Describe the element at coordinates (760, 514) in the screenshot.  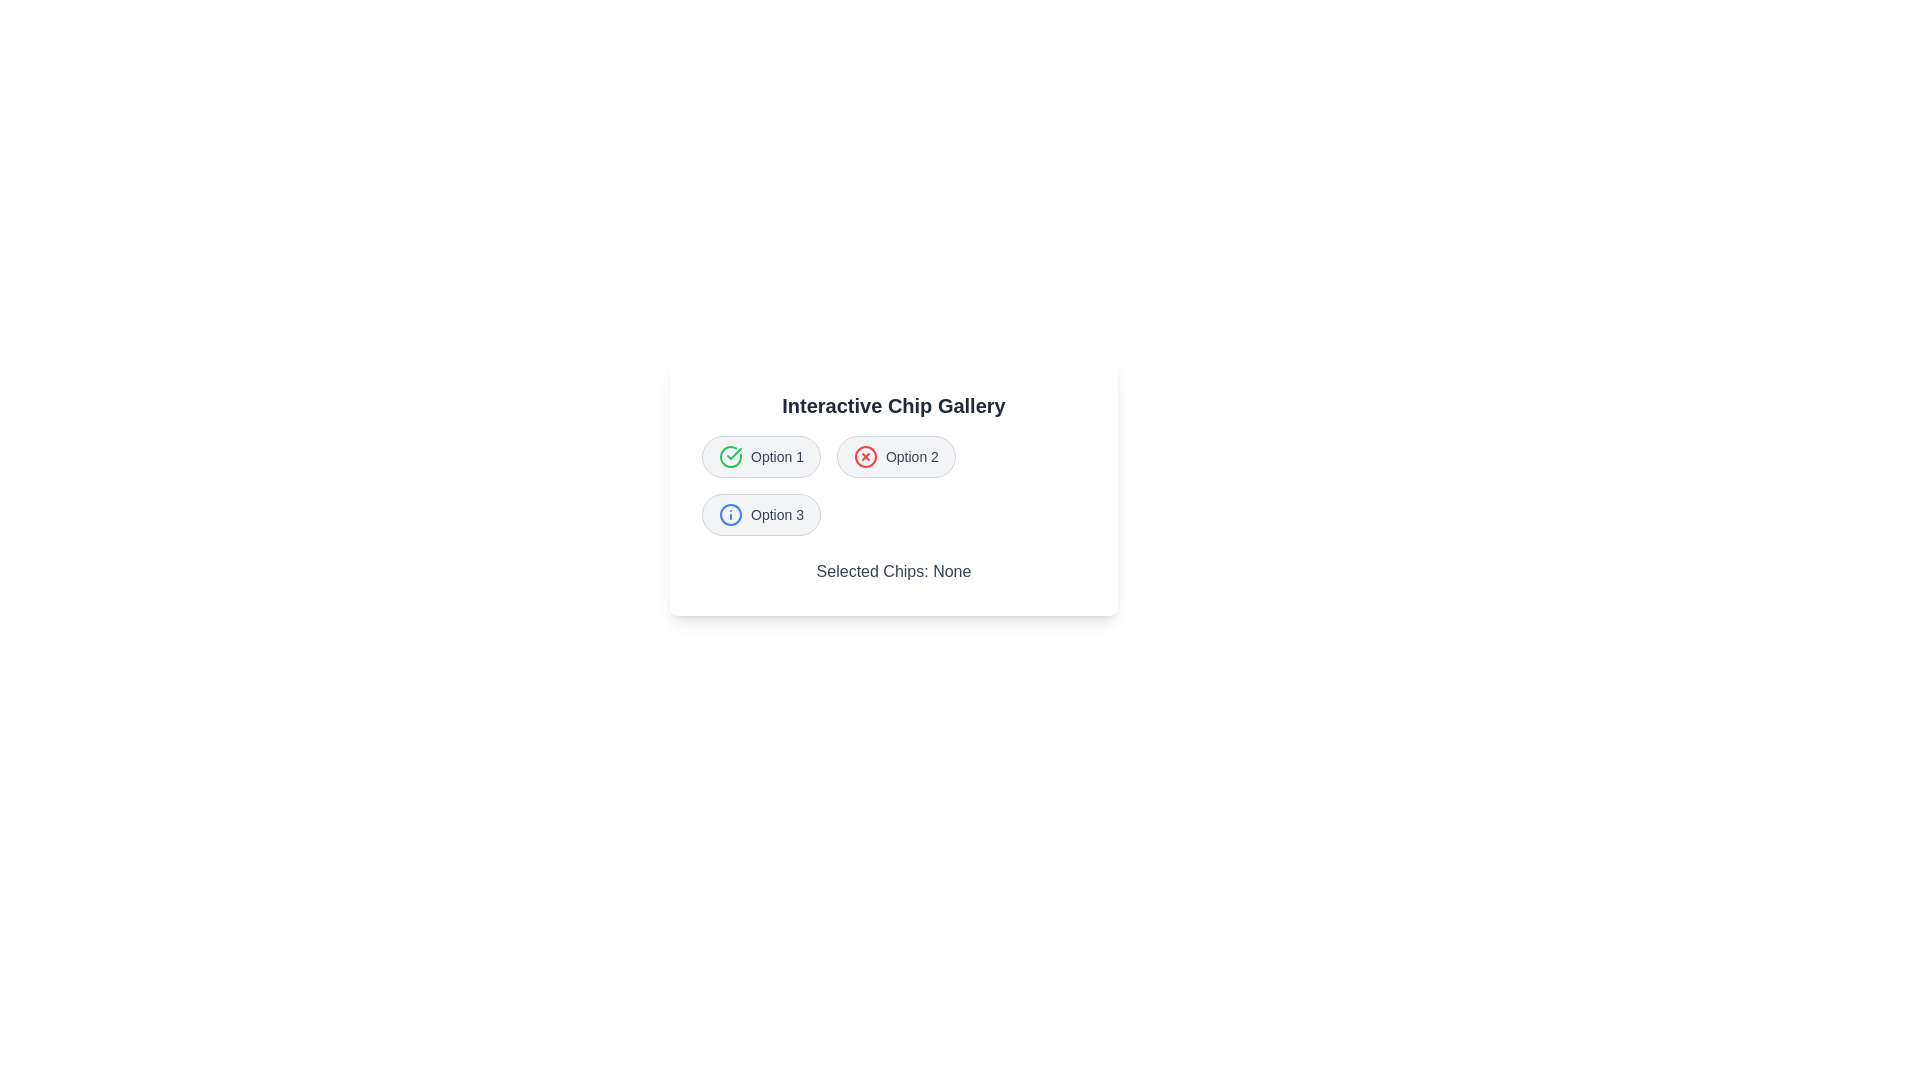
I see `the chip labeled Option 3 to observe its icon` at that location.